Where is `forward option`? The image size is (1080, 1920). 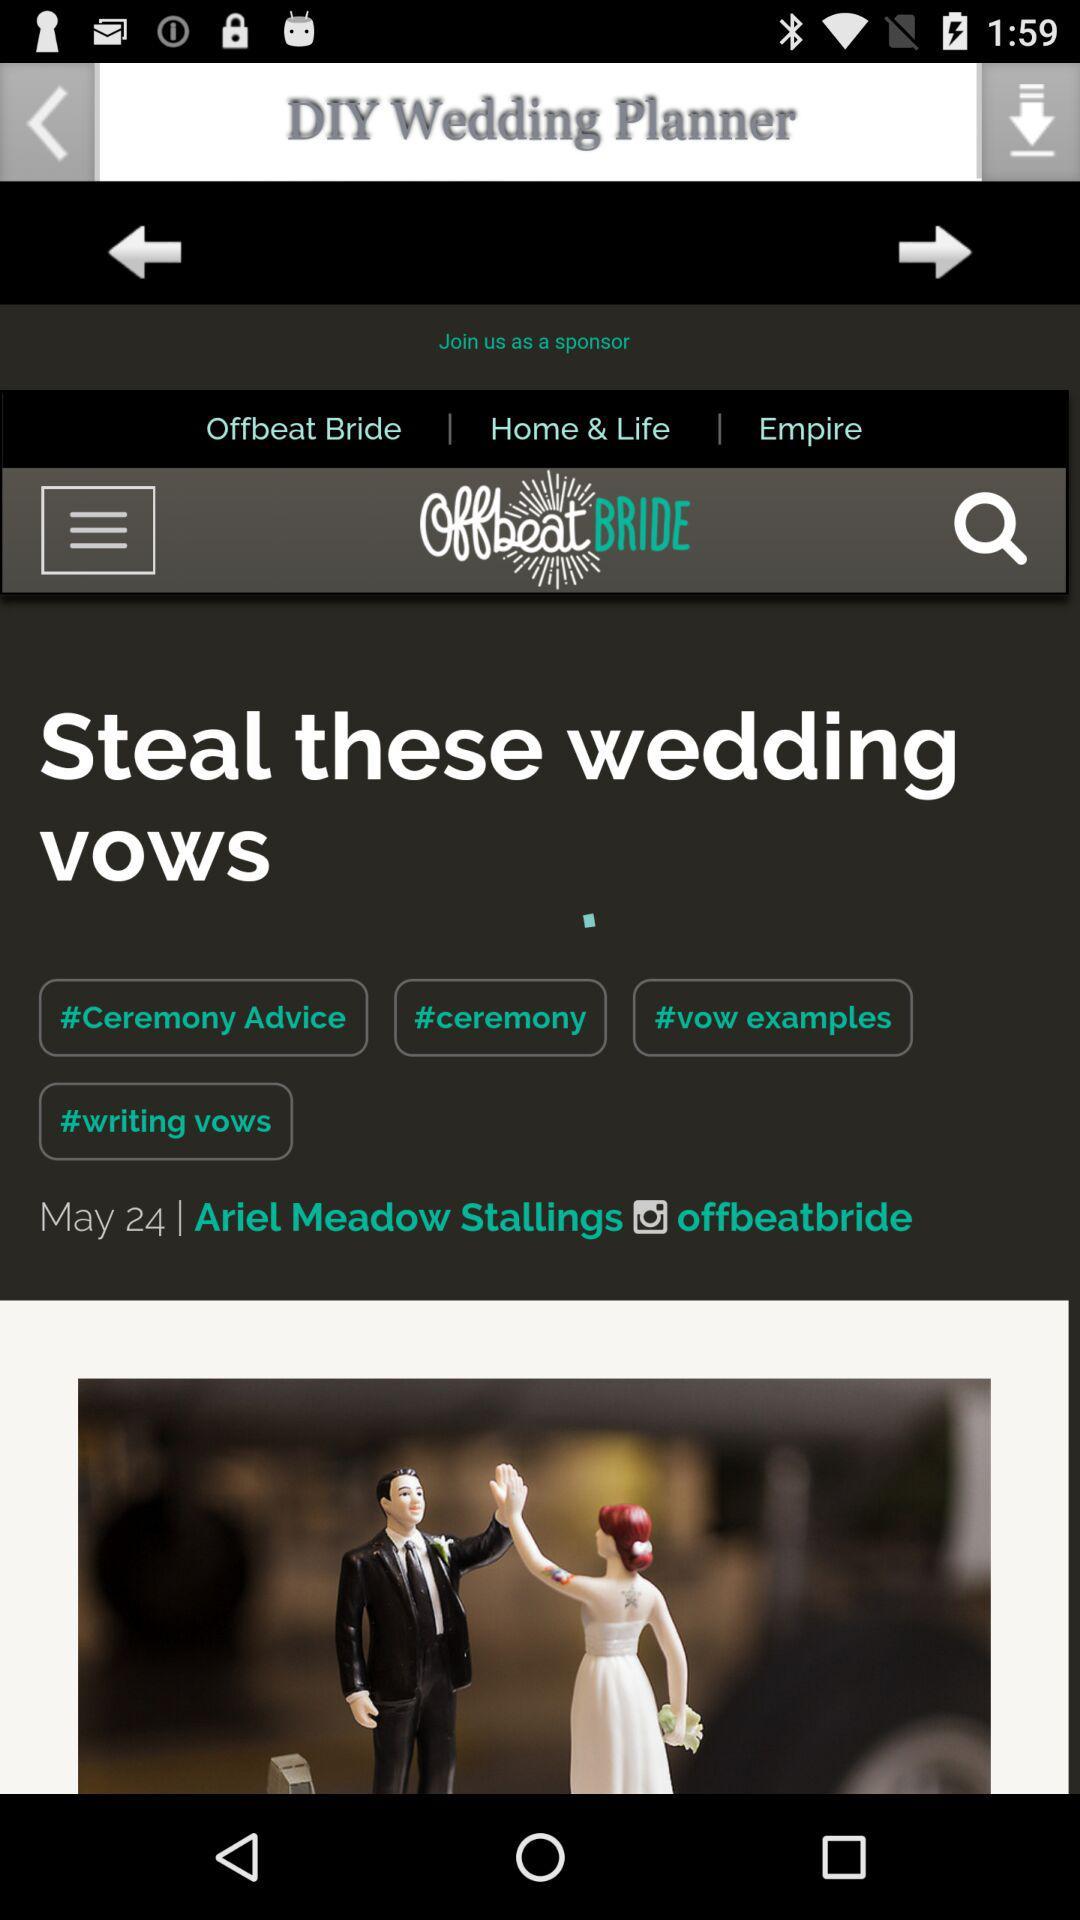 forward option is located at coordinates (935, 252).